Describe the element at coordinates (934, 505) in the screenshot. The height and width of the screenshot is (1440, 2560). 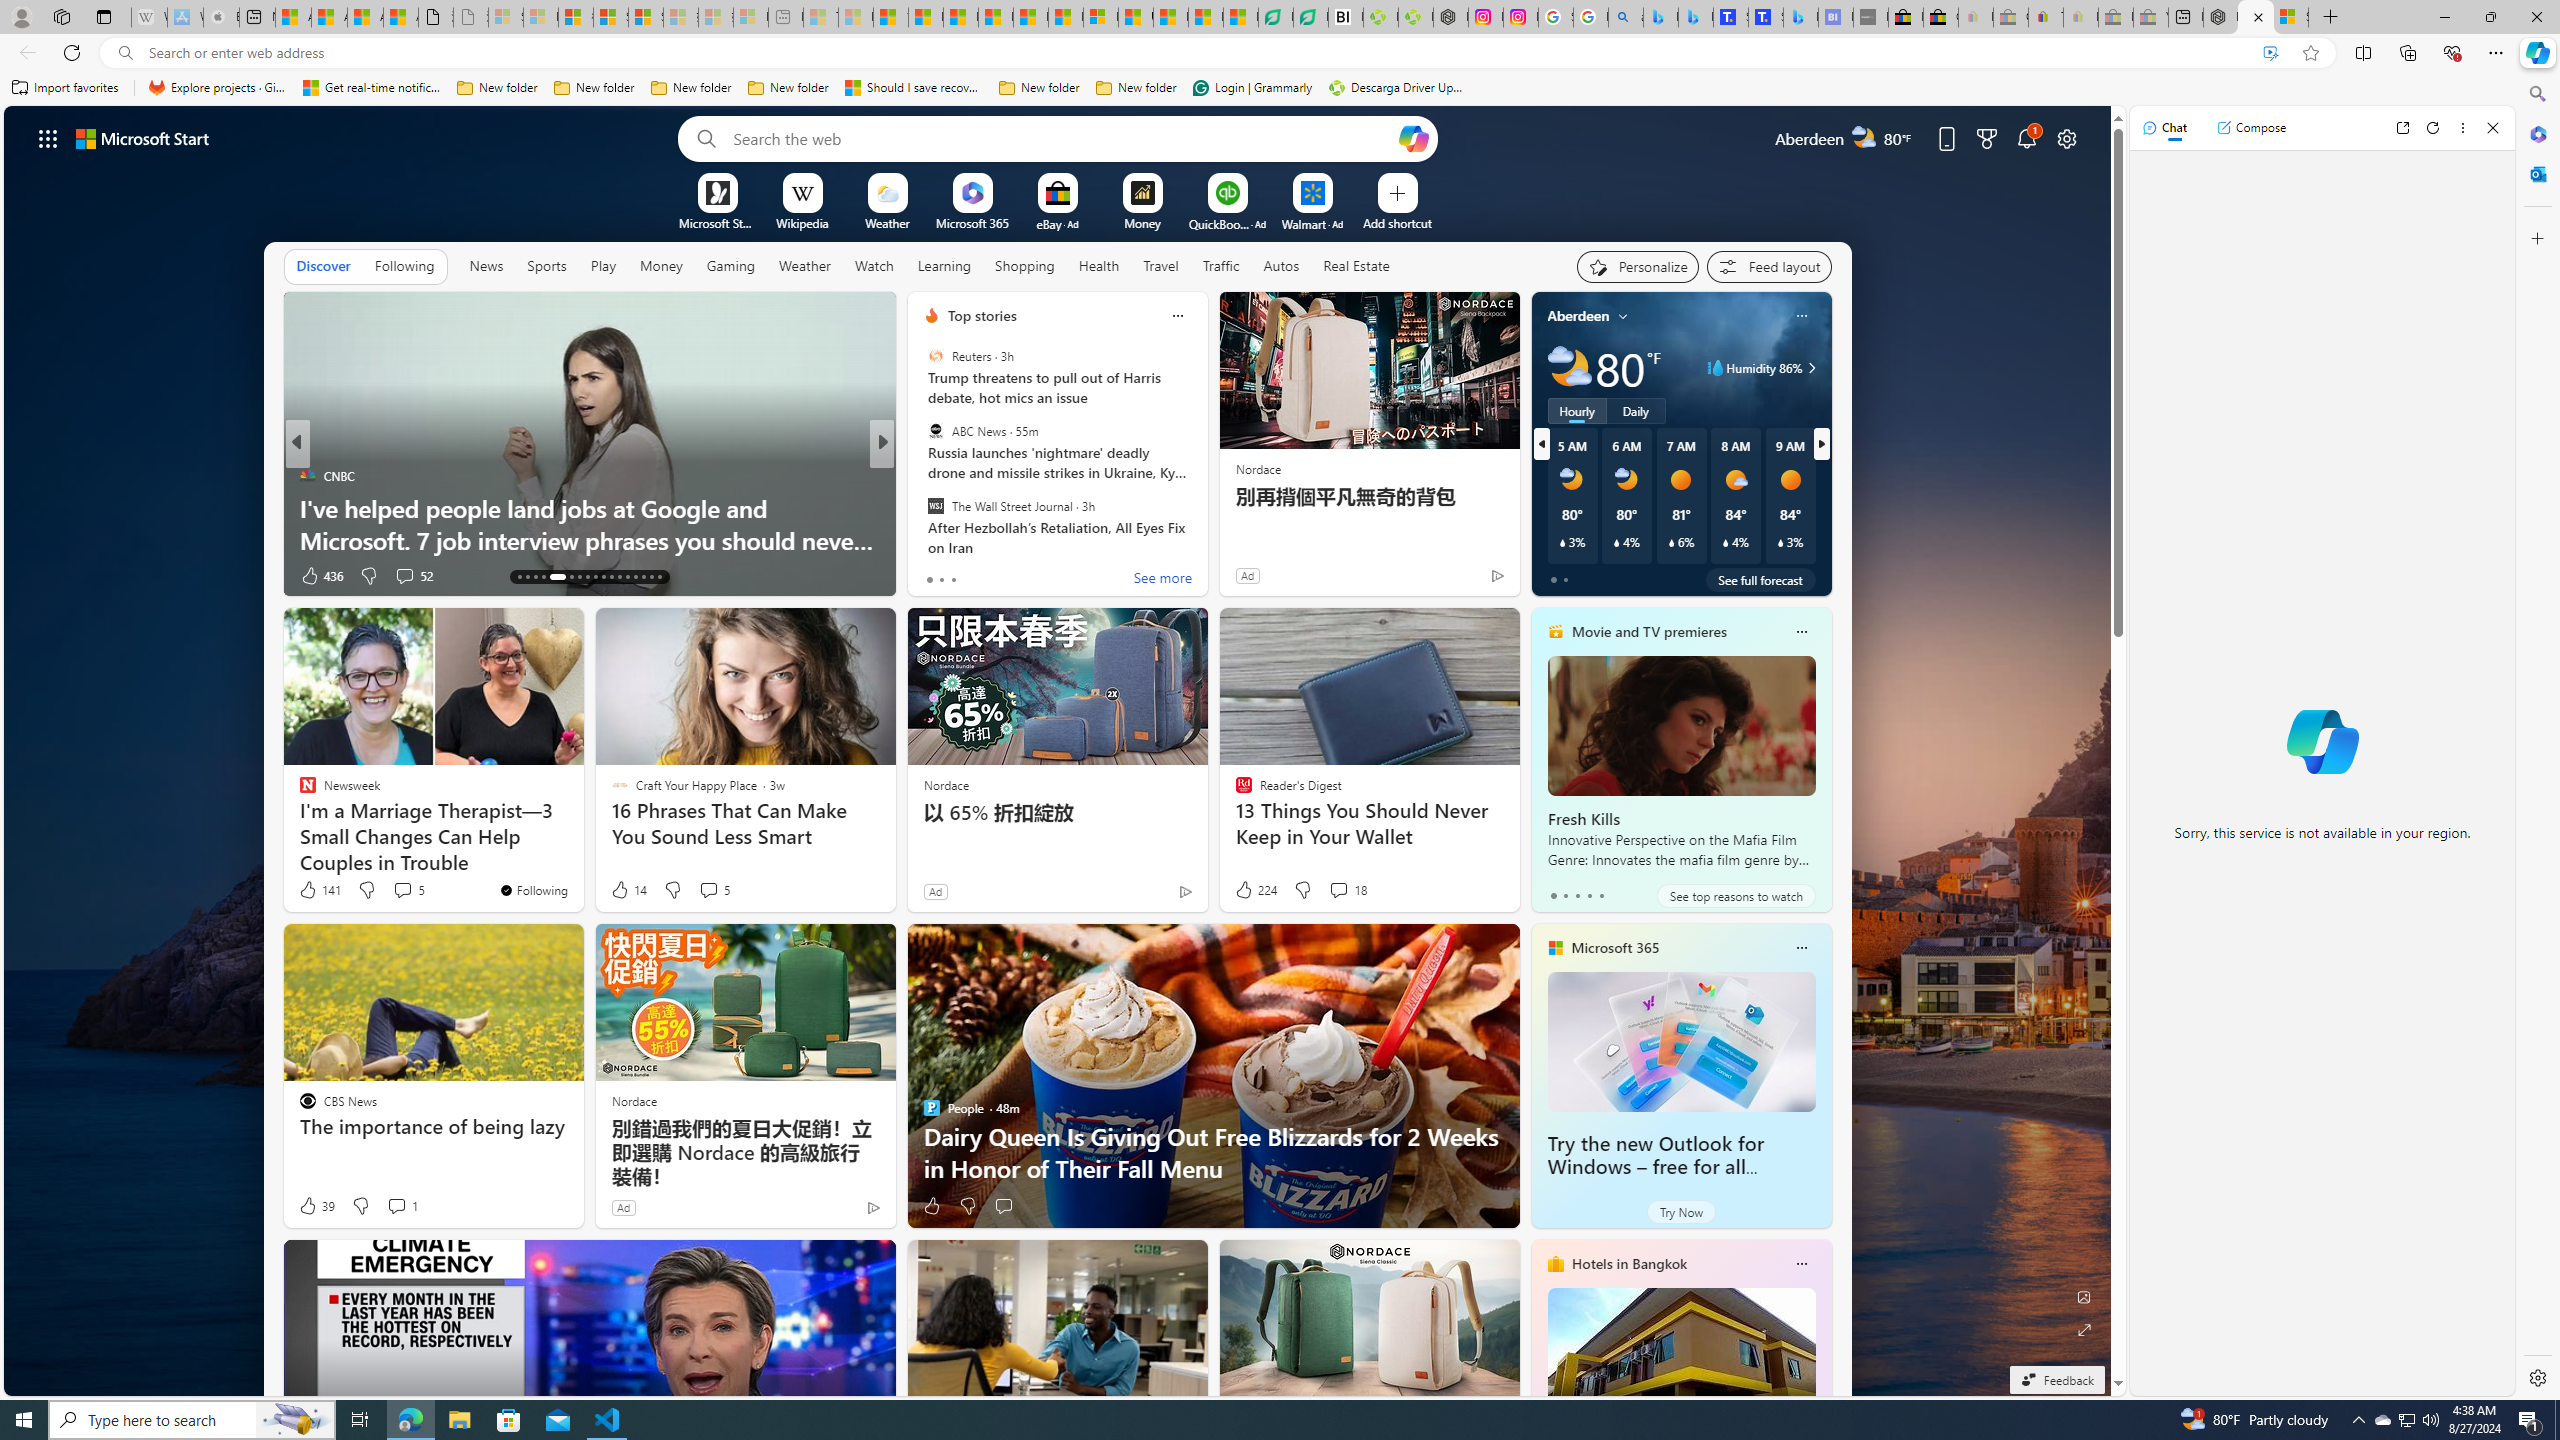
I see `'The Wall Street Journal'` at that location.